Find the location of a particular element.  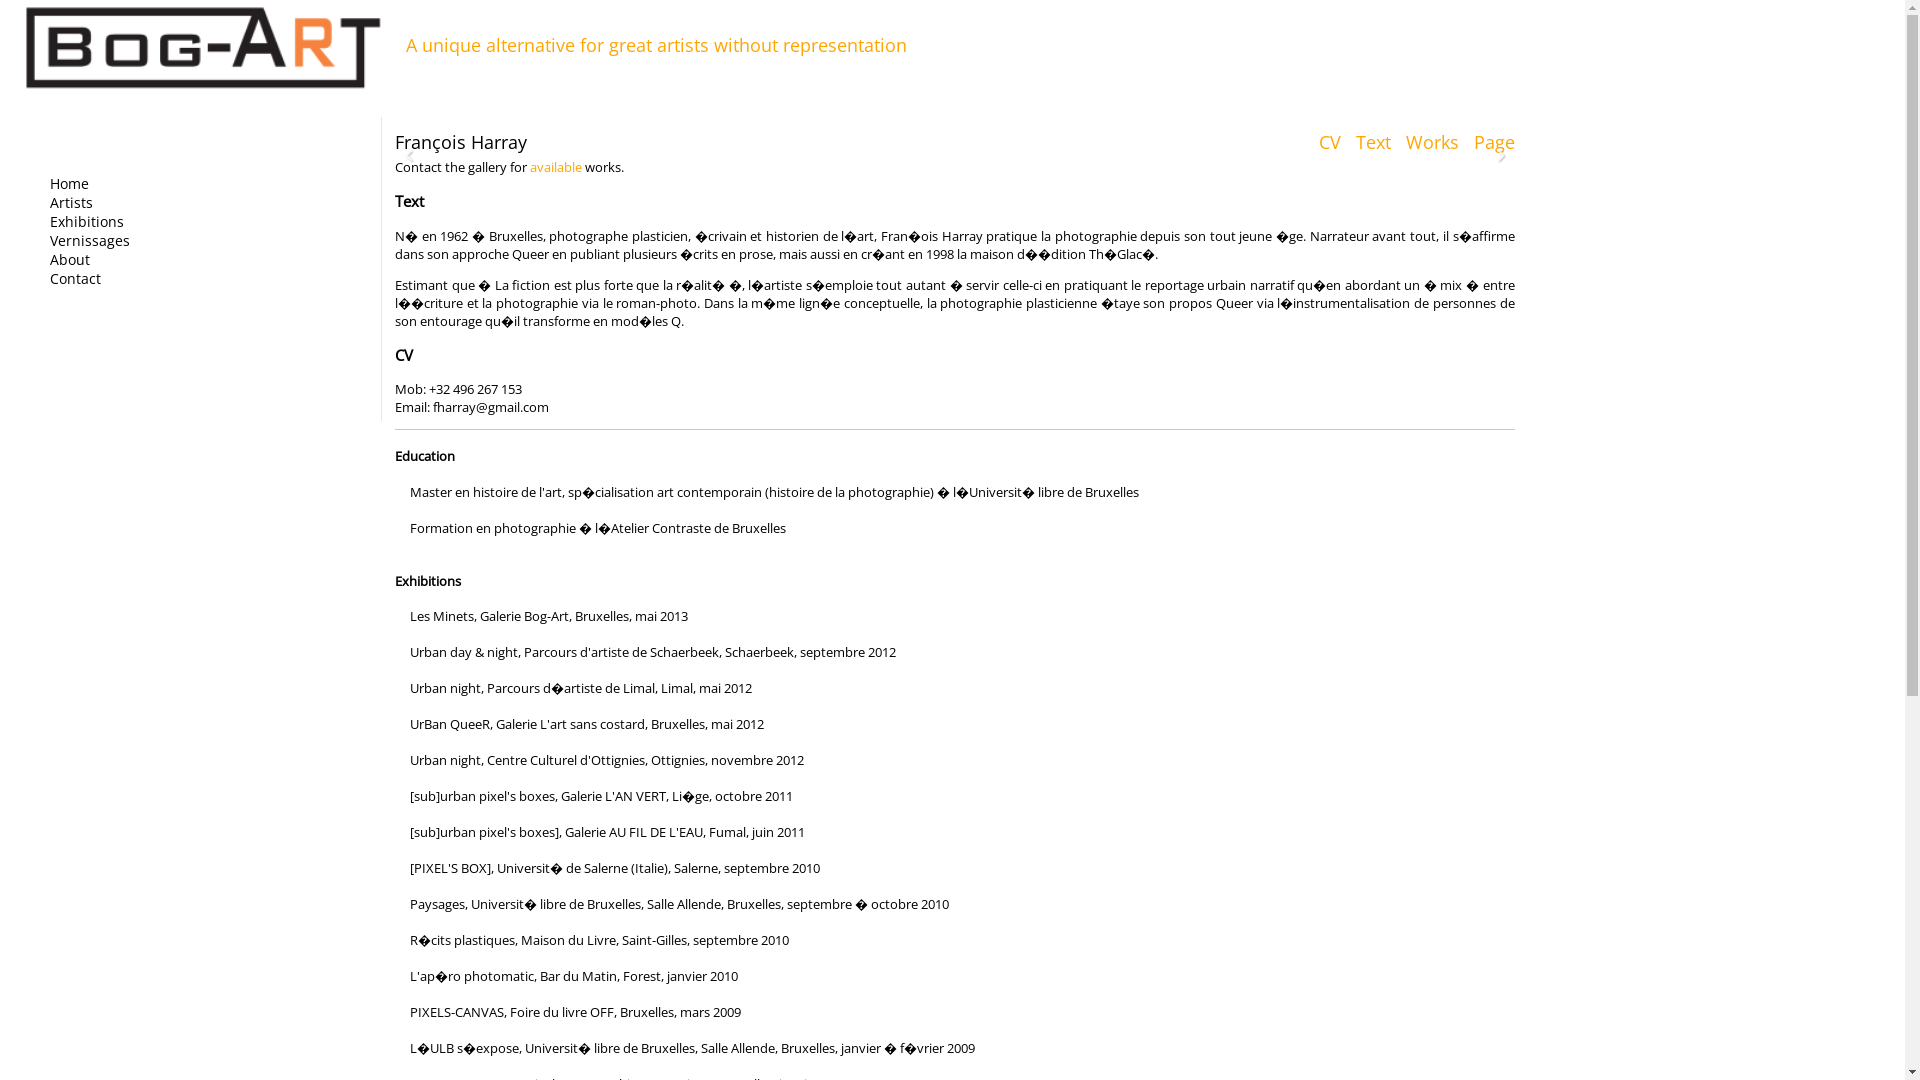

'   Exhibitions' is located at coordinates (38, 221).